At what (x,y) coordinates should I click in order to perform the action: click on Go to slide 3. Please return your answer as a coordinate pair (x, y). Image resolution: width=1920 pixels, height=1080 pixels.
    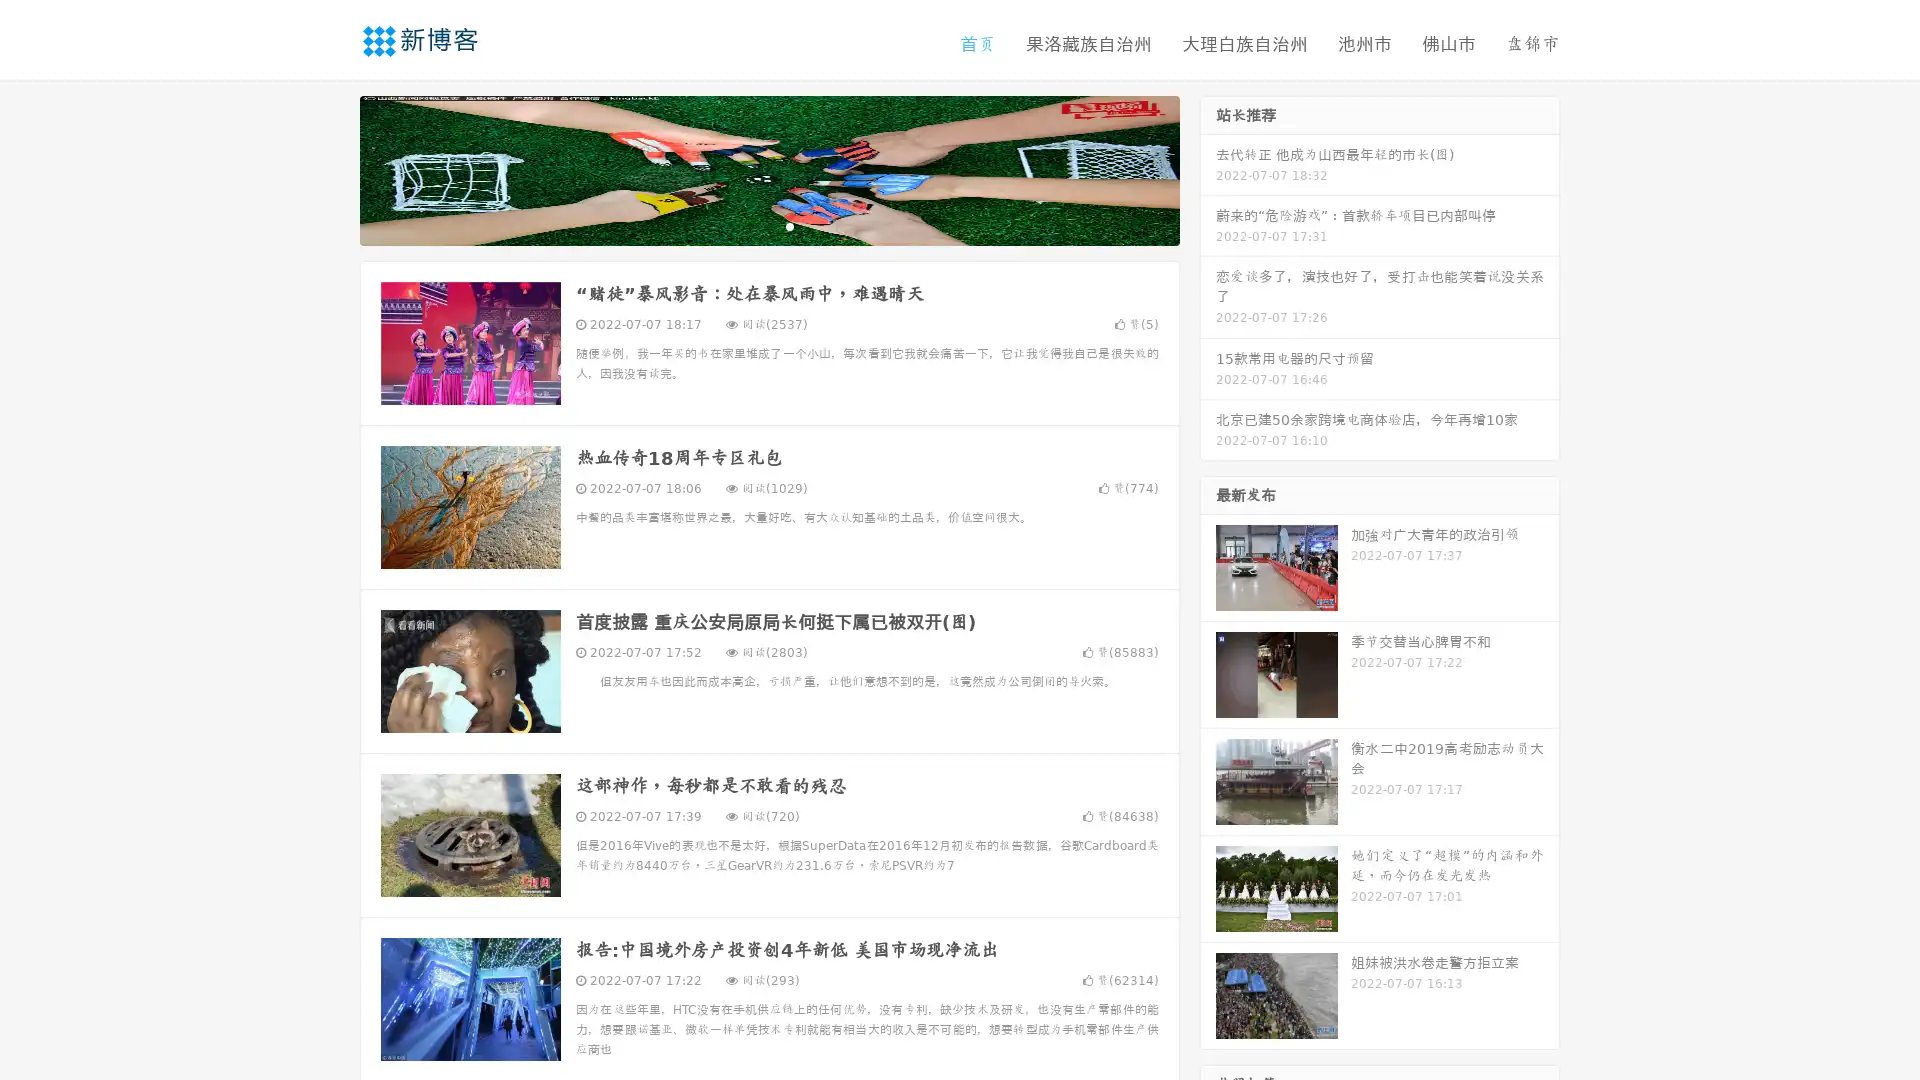
    Looking at the image, I should click on (789, 225).